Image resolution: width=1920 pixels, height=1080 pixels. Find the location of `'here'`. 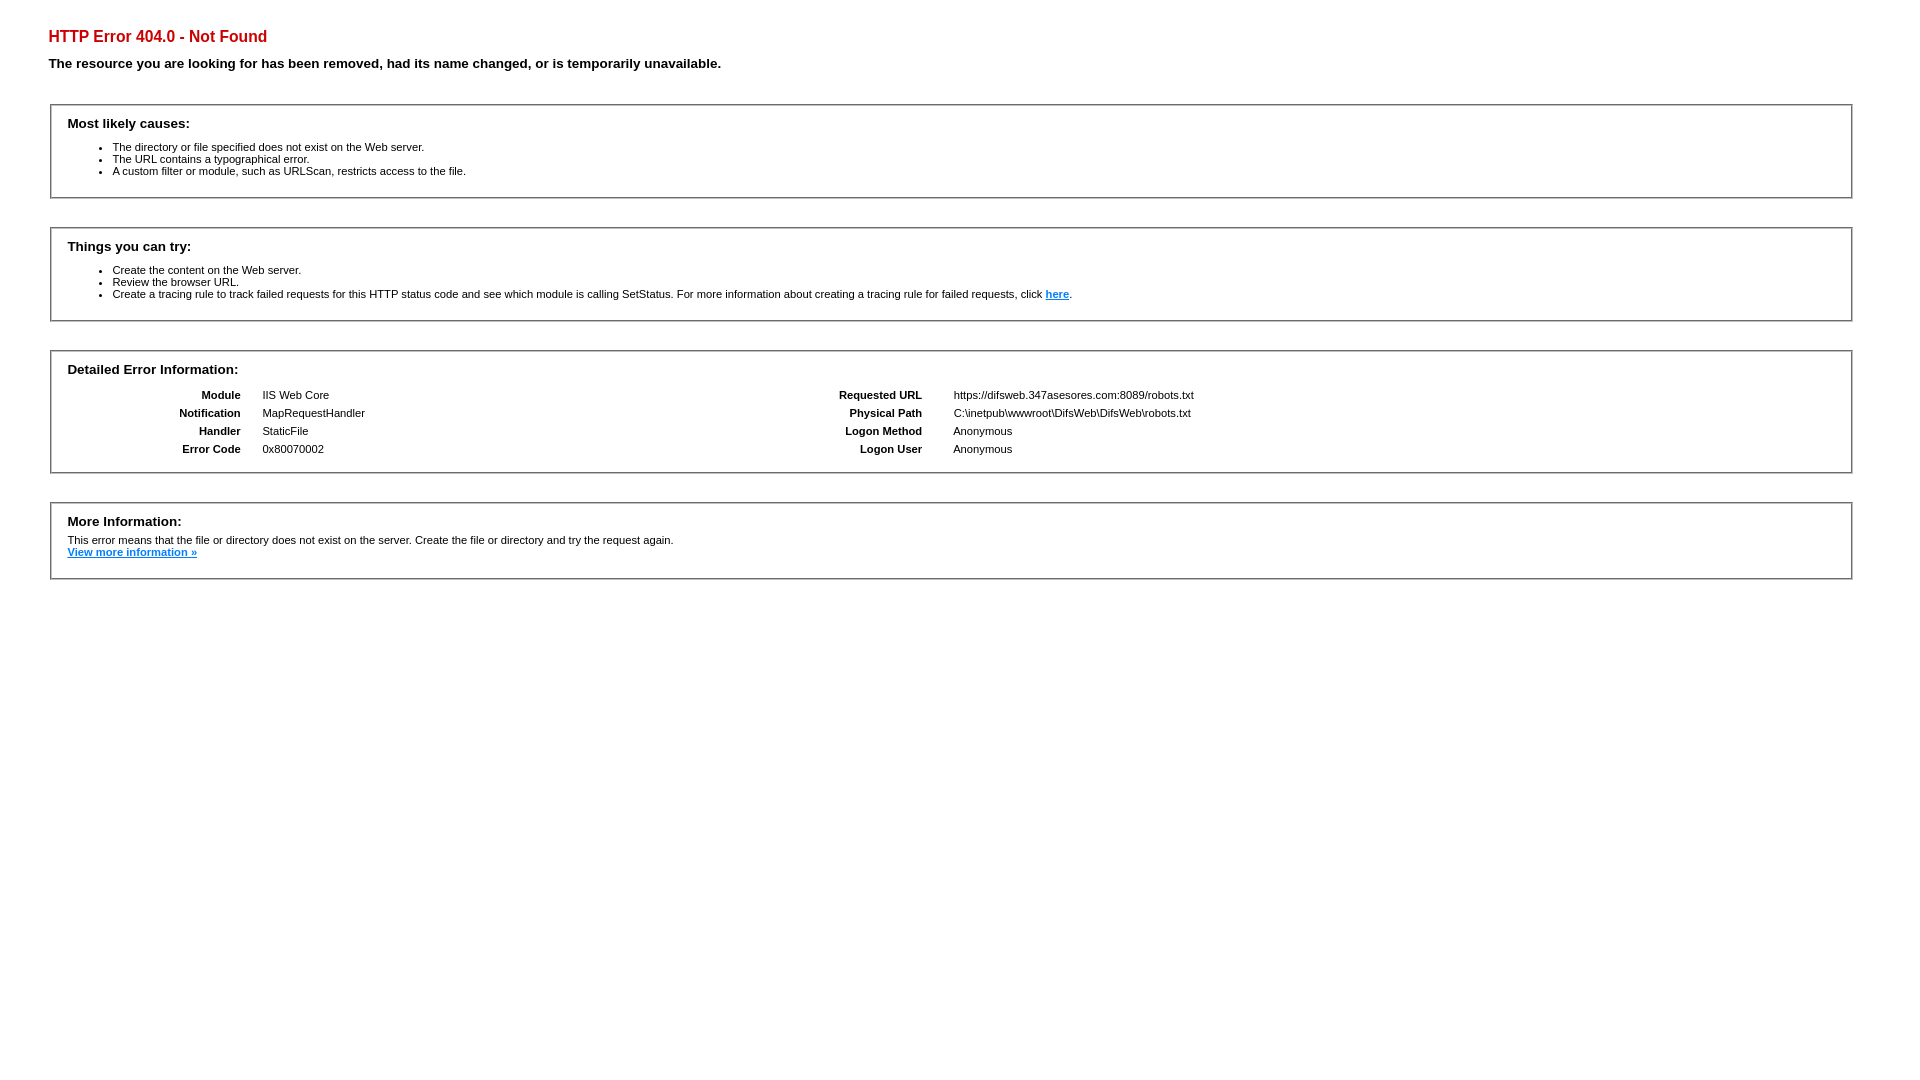

'here' is located at coordinates (1056, 293).